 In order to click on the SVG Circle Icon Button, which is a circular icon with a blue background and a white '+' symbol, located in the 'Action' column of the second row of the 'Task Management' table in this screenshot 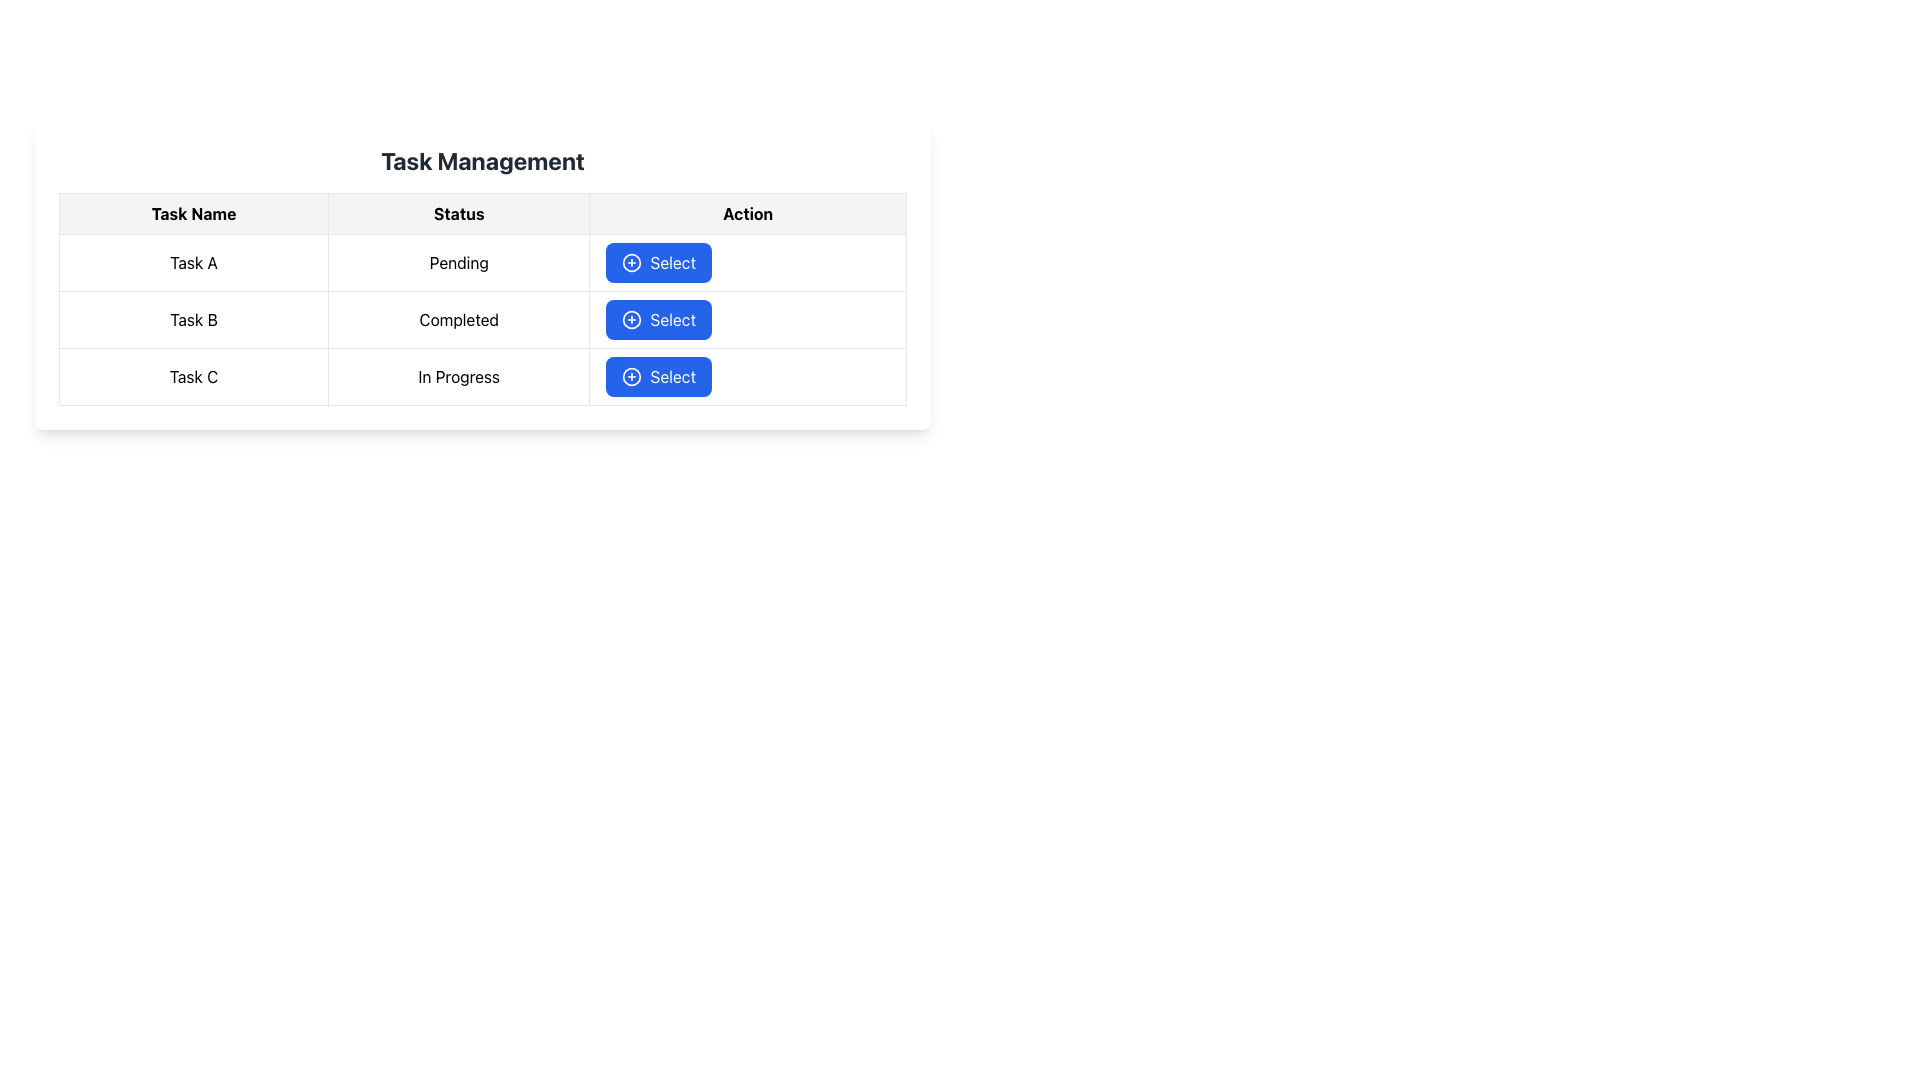, I will do `click(631, 319)`.